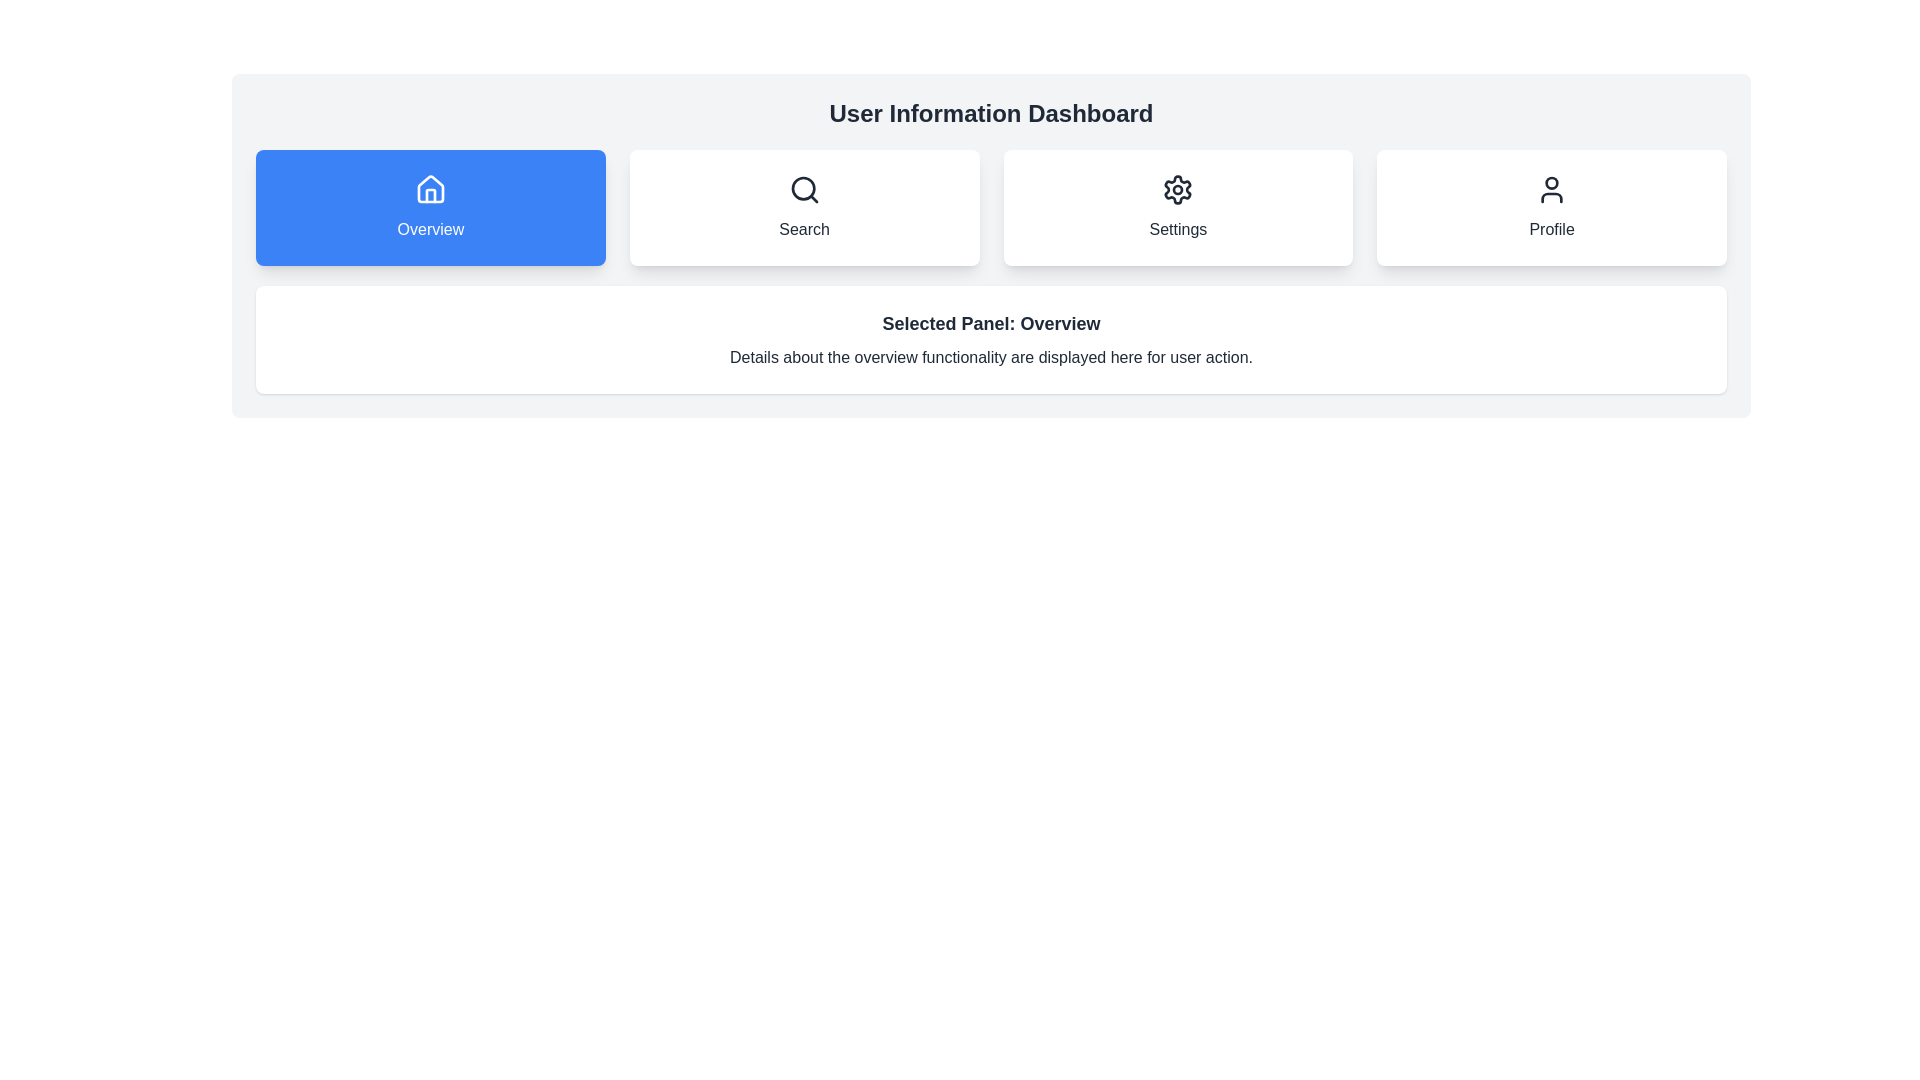 The height and width of the screenshot is (1080, 1920). I want to click on the settings button located under the 'User Information Dashboard', positioned between the 'Search' button and the 'Profile' button, so click(1177, 208).